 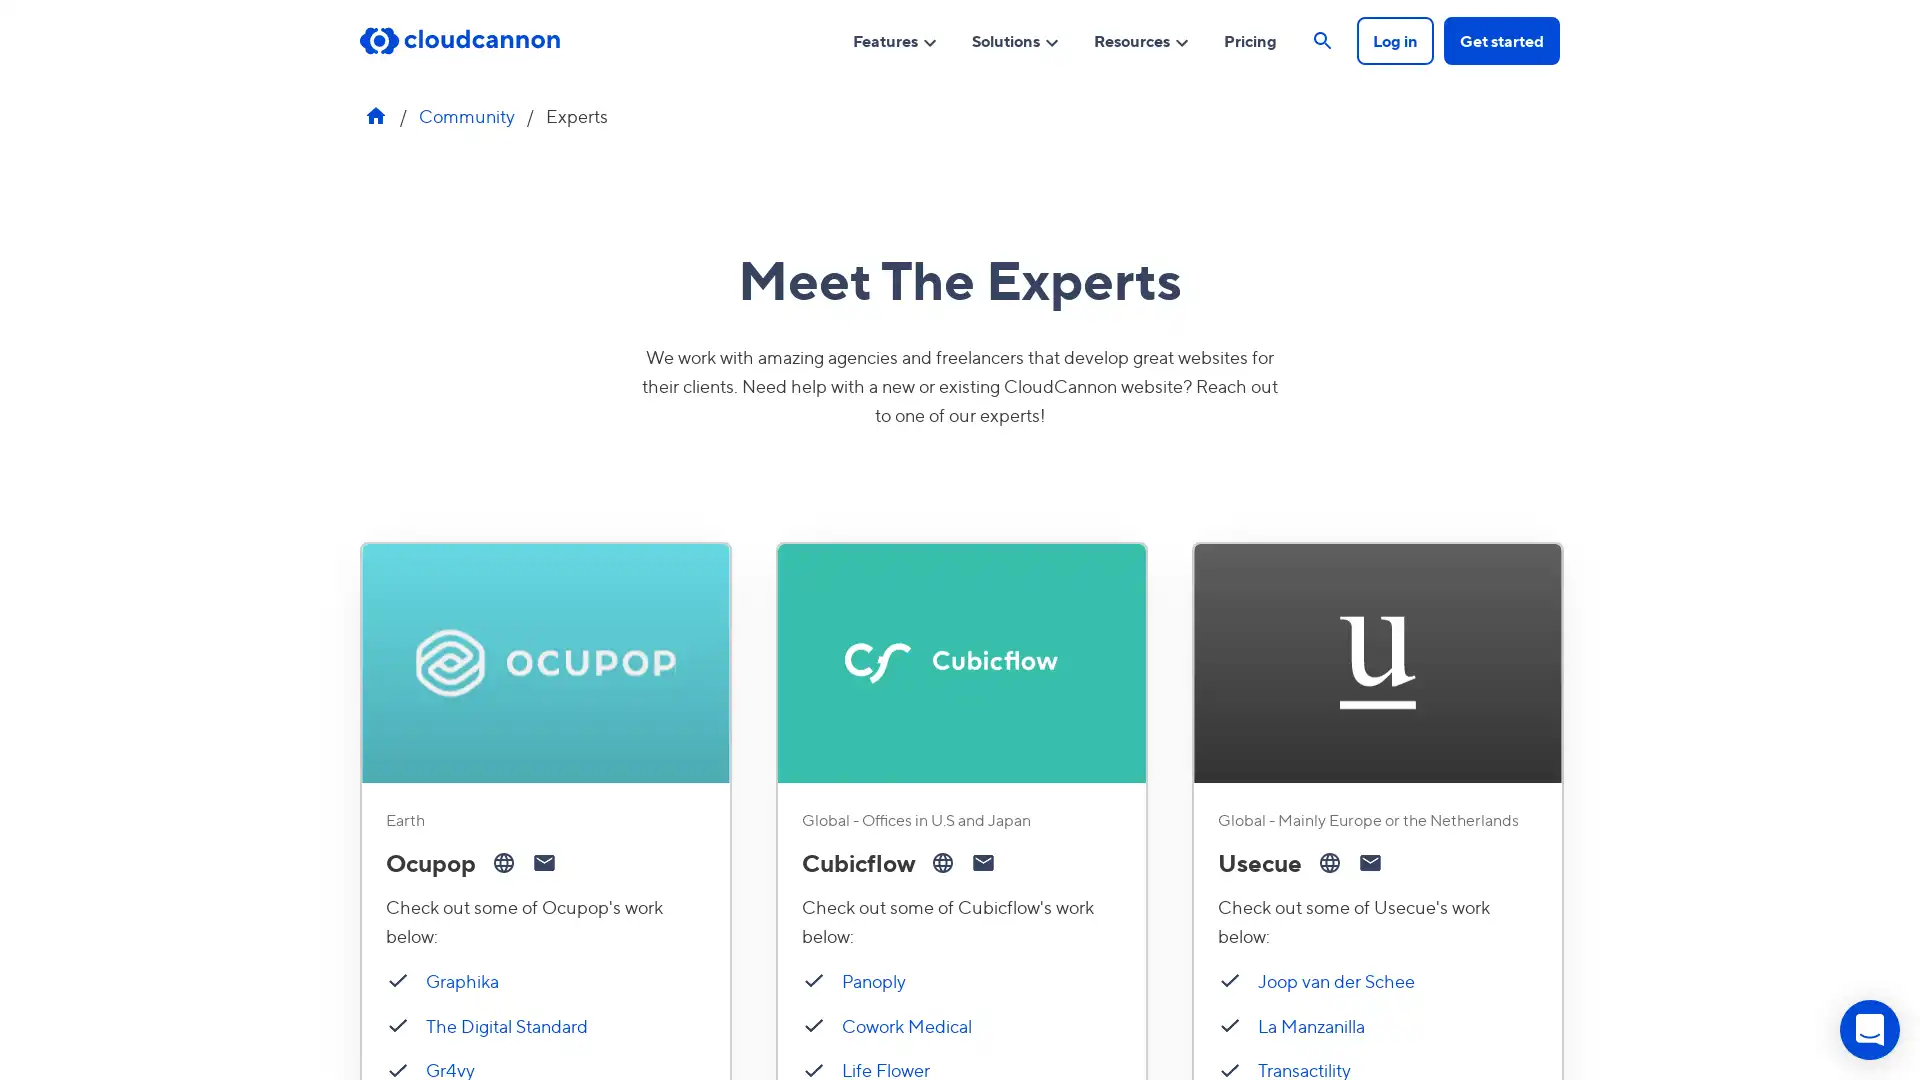 What do you see at coordinates (1016, 39) in the screenshot?
I see `Solutions` at bounding box center [1016, 39].